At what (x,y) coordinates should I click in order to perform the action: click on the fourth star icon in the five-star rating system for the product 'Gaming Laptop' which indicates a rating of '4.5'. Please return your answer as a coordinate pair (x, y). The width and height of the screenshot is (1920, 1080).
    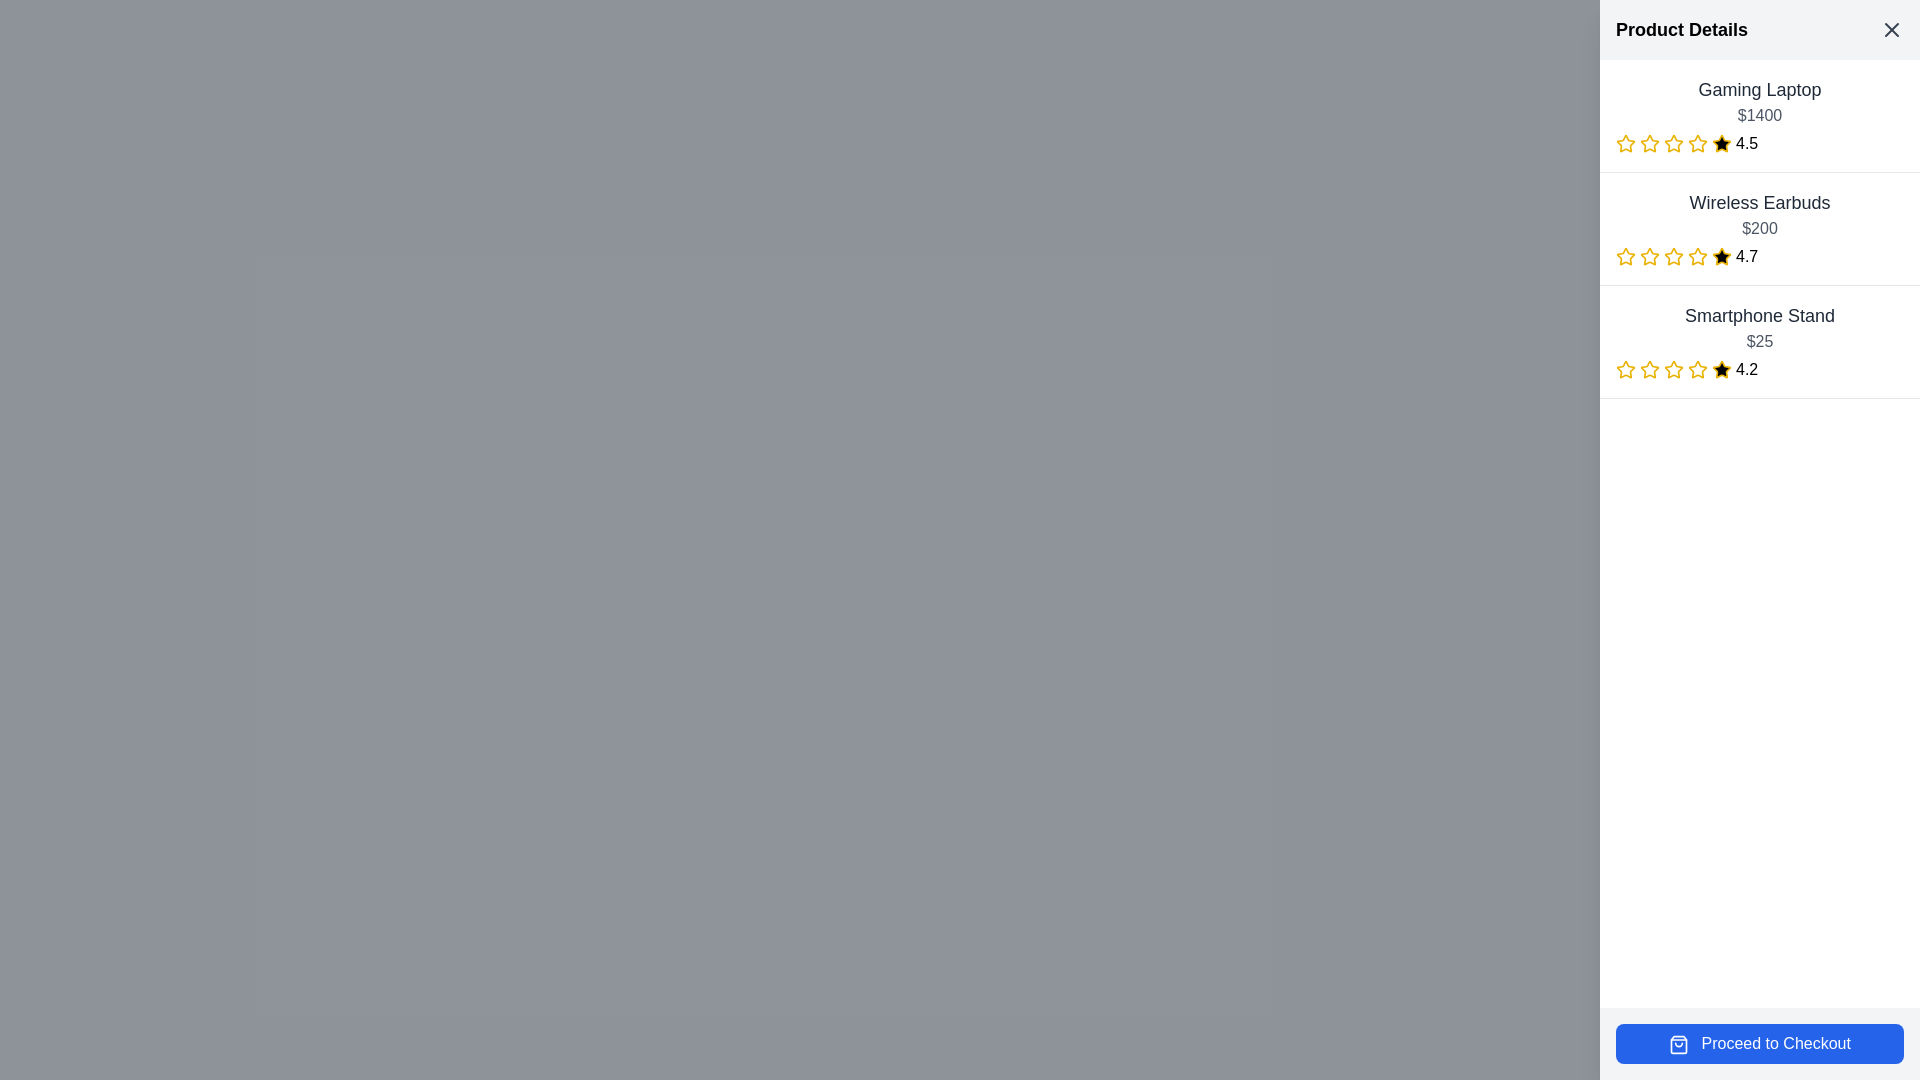
    Looking at the image, I should click on (1674, 142).